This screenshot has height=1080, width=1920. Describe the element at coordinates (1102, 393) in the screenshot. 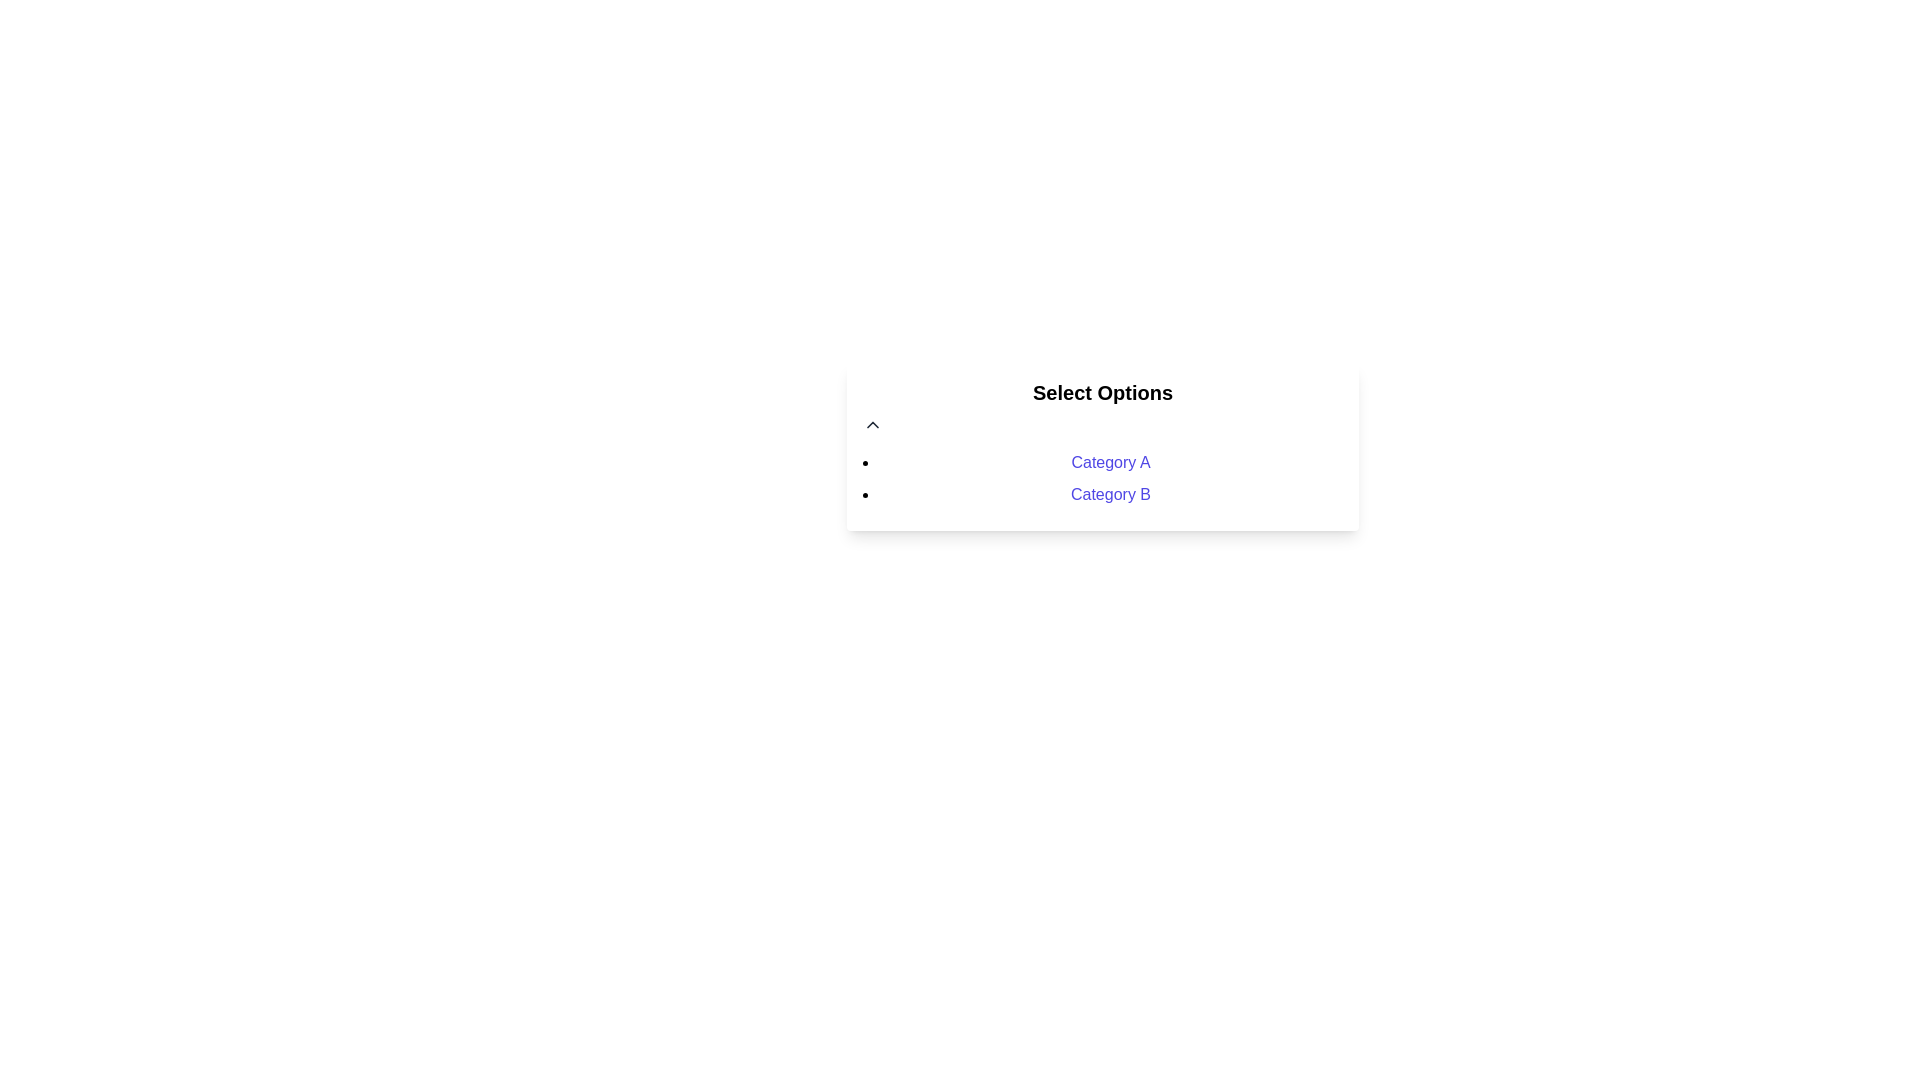

I see `the non-interactive text label at the top of the dropdown menu, which serves as a title for the options below it` at that location.